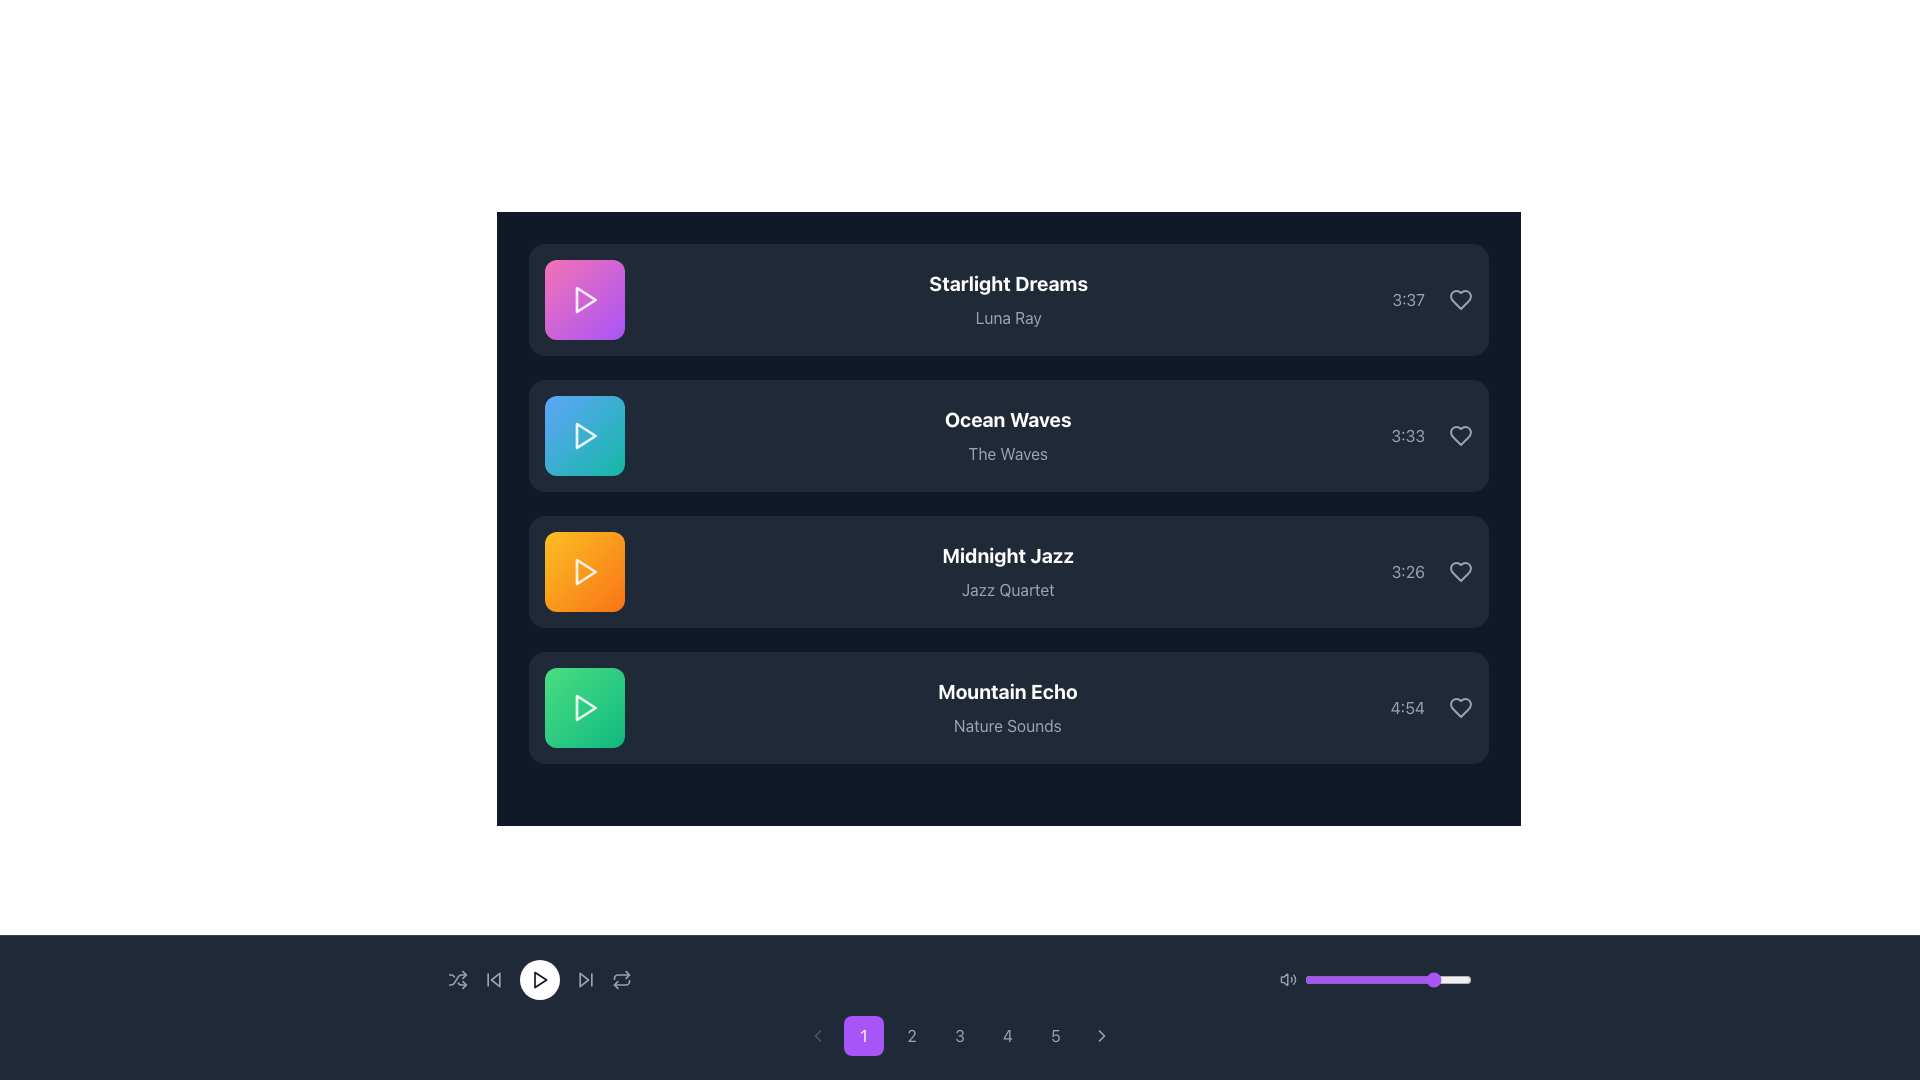 The height and width of the screenshot is (1080, 1920). Describe the element at coordinates (1460, 300) in the screenshot. I see `the heart icon button, which is the rightmost element in a row containing the time '3:37'` at that location.